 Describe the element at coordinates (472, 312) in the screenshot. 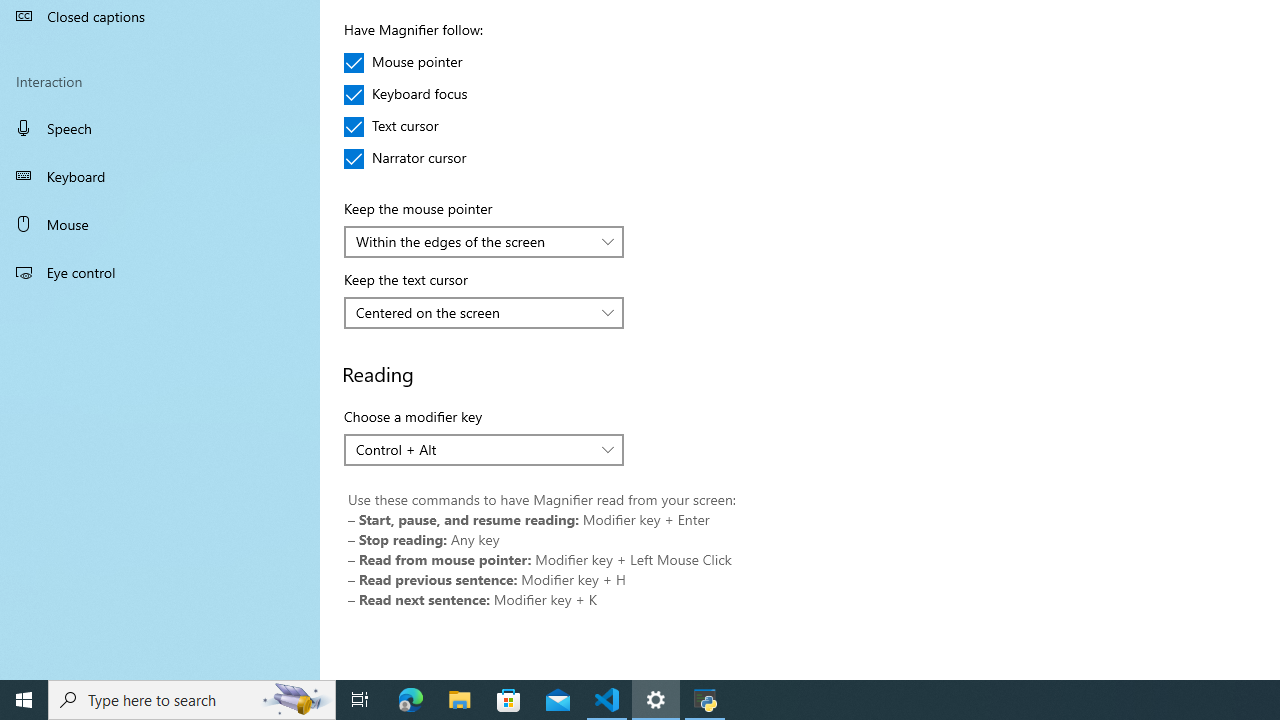

I see `'Centered on the screen'` at that location.